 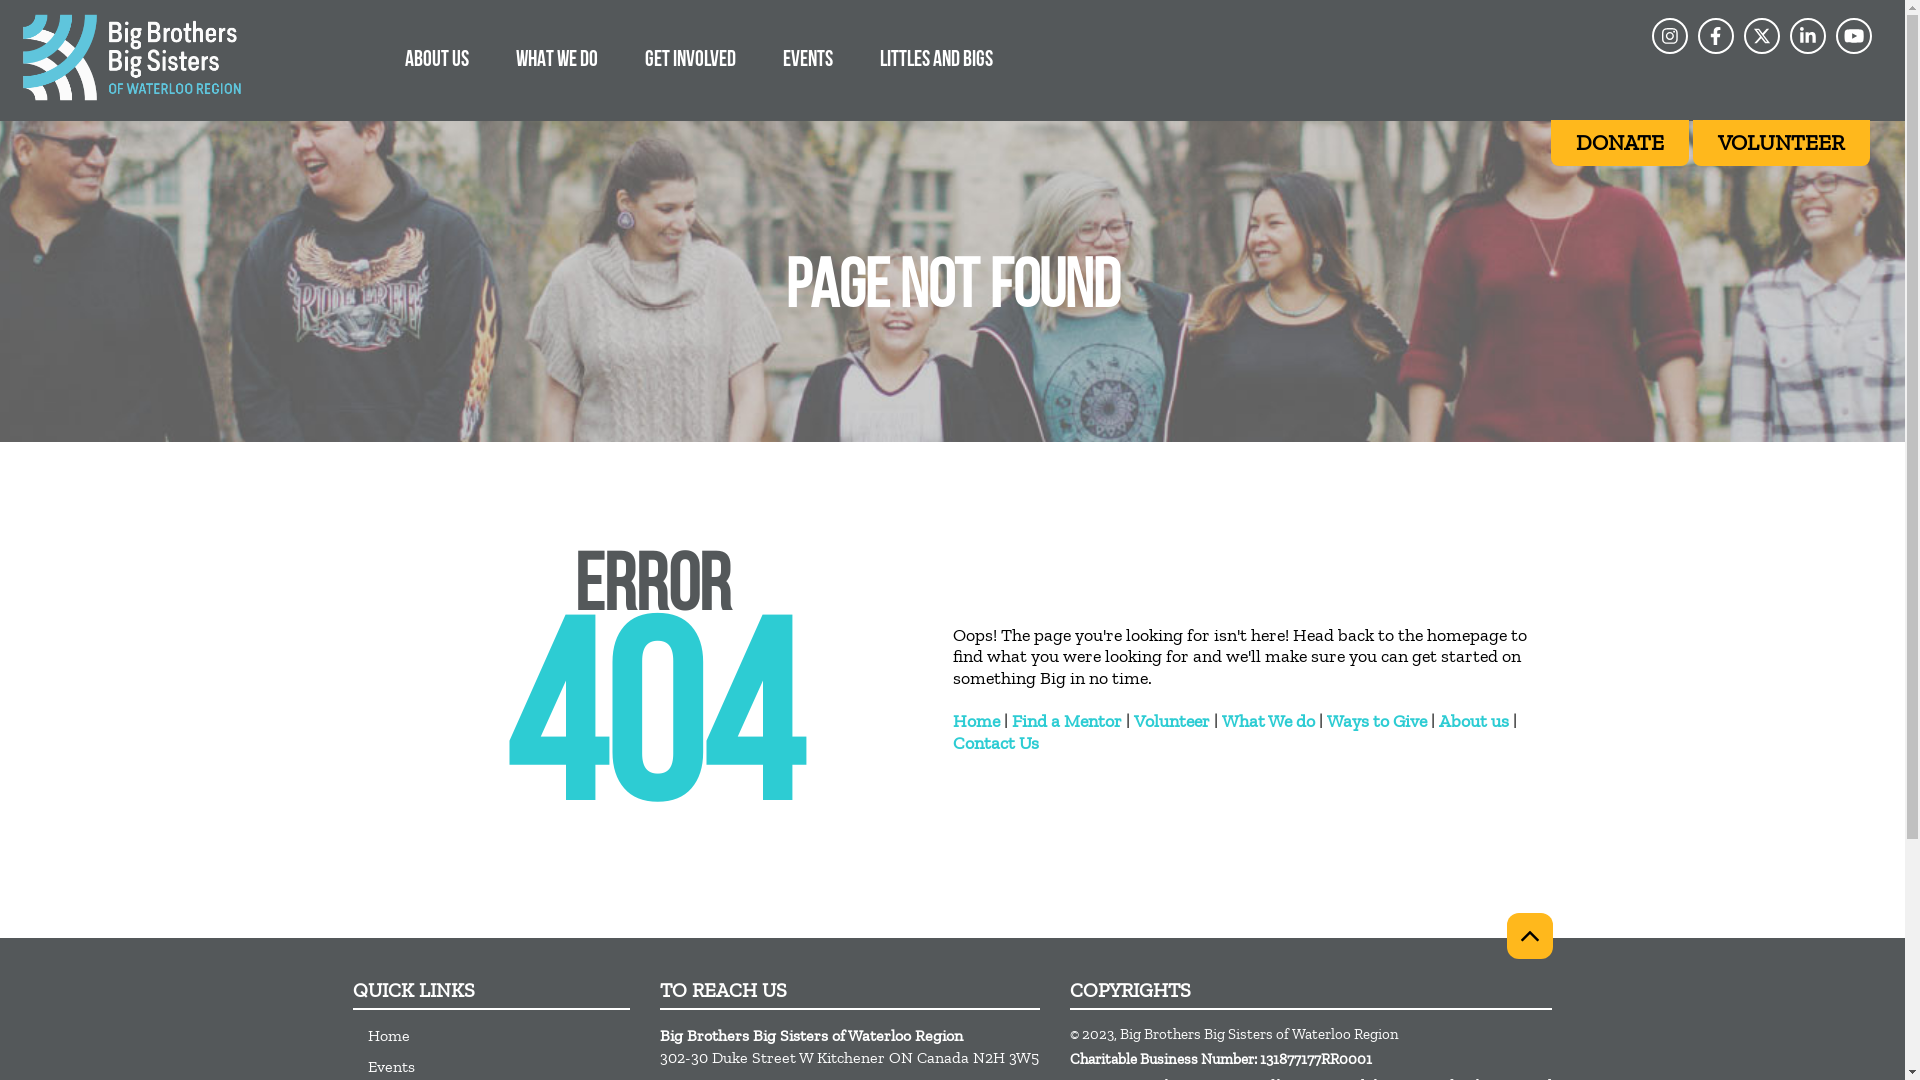 What do you see at coordinates (495, 57) in the screenshot?
I see `'WHAT WE DO'` at bounding box center [495, 57].